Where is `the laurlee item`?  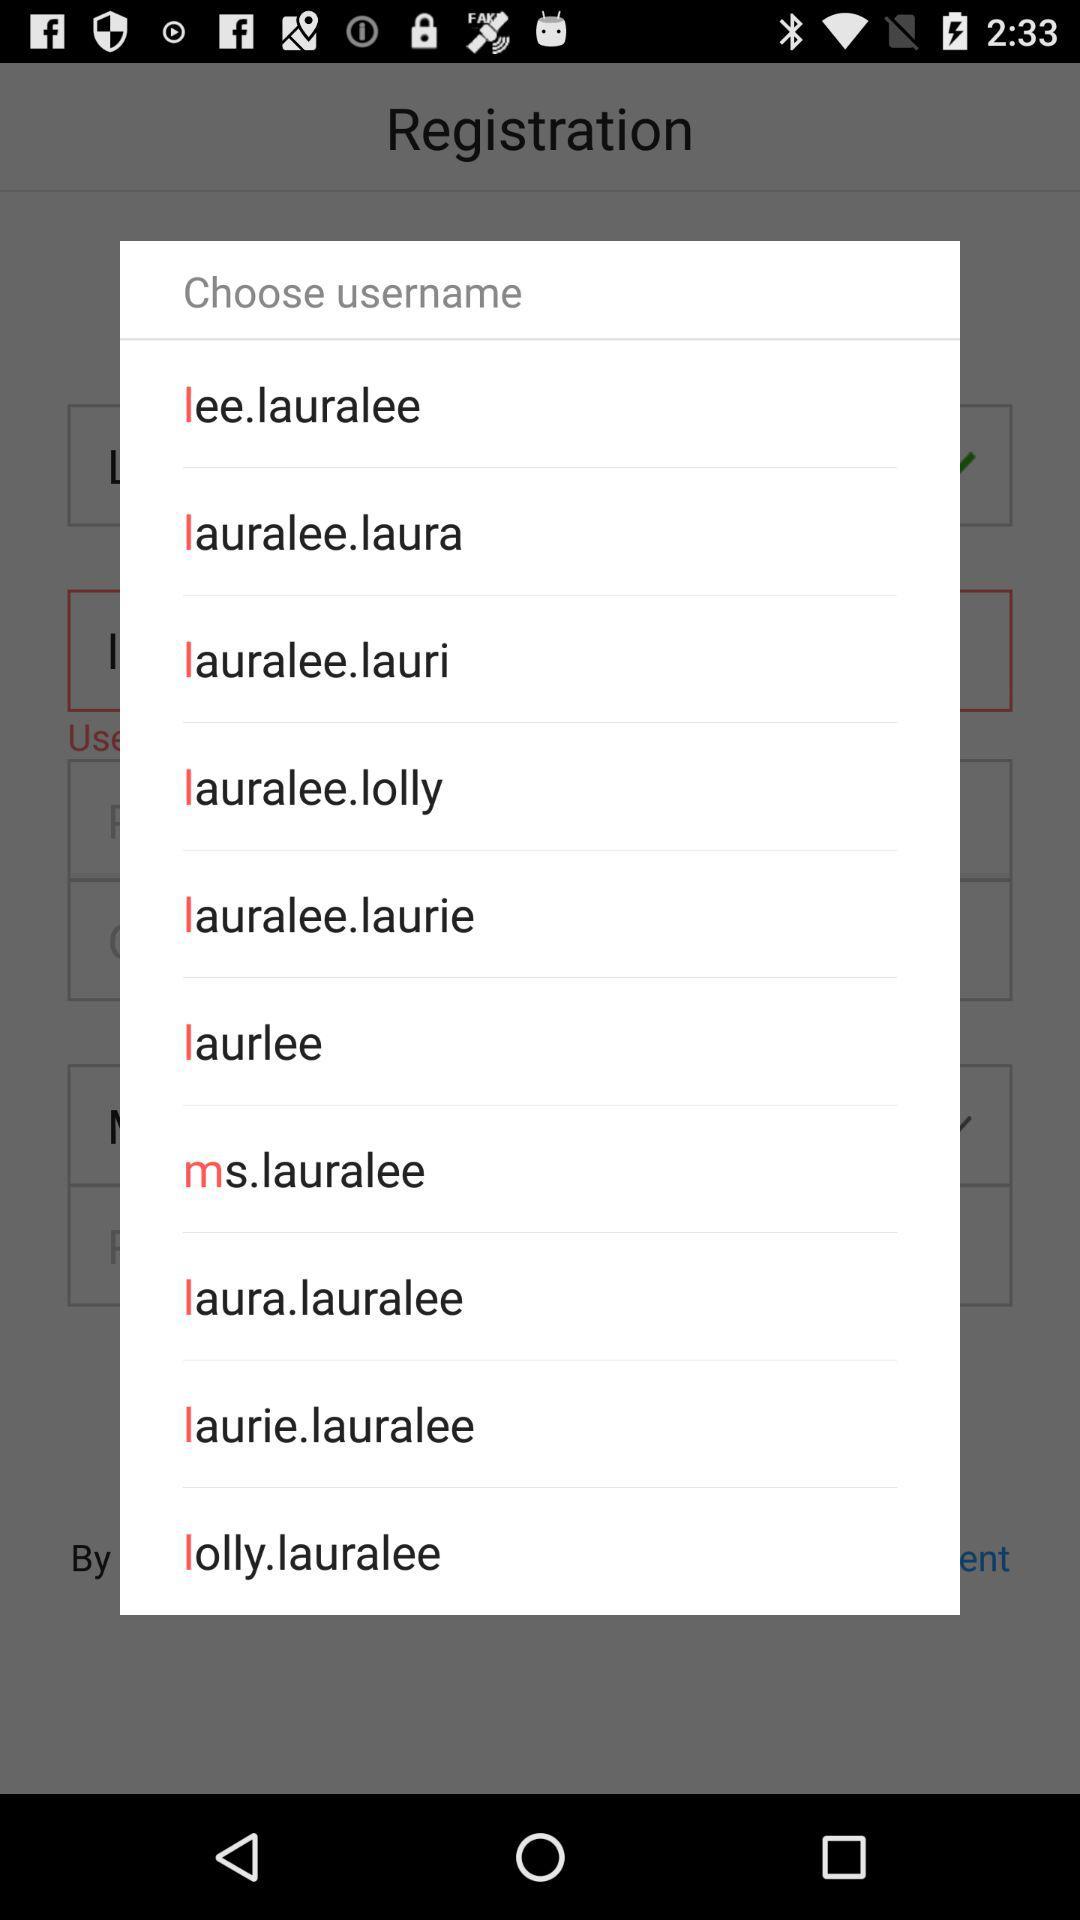
the laurlee item is located at coordinates (540, 1040).